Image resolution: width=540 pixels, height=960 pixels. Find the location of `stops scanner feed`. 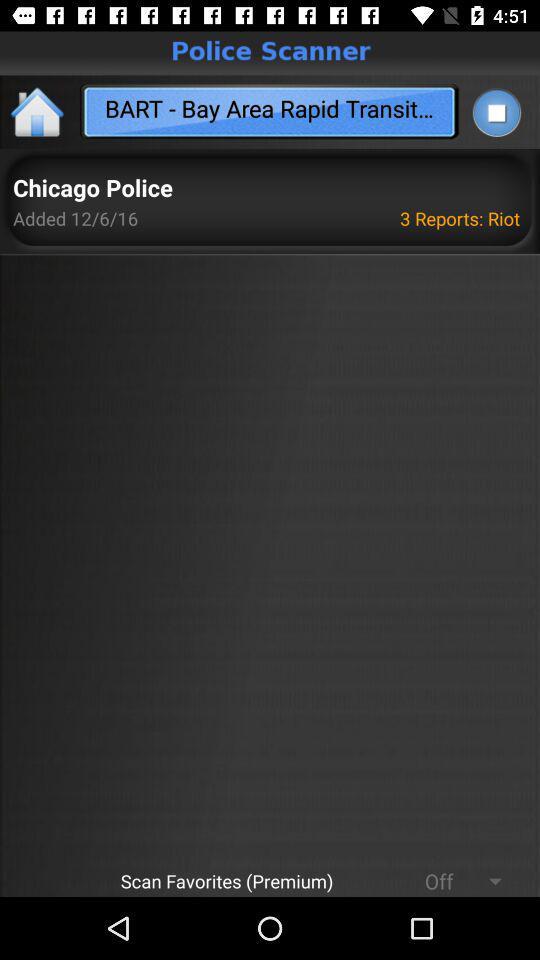

stops scanner feed is located at coordinates (495, 112).